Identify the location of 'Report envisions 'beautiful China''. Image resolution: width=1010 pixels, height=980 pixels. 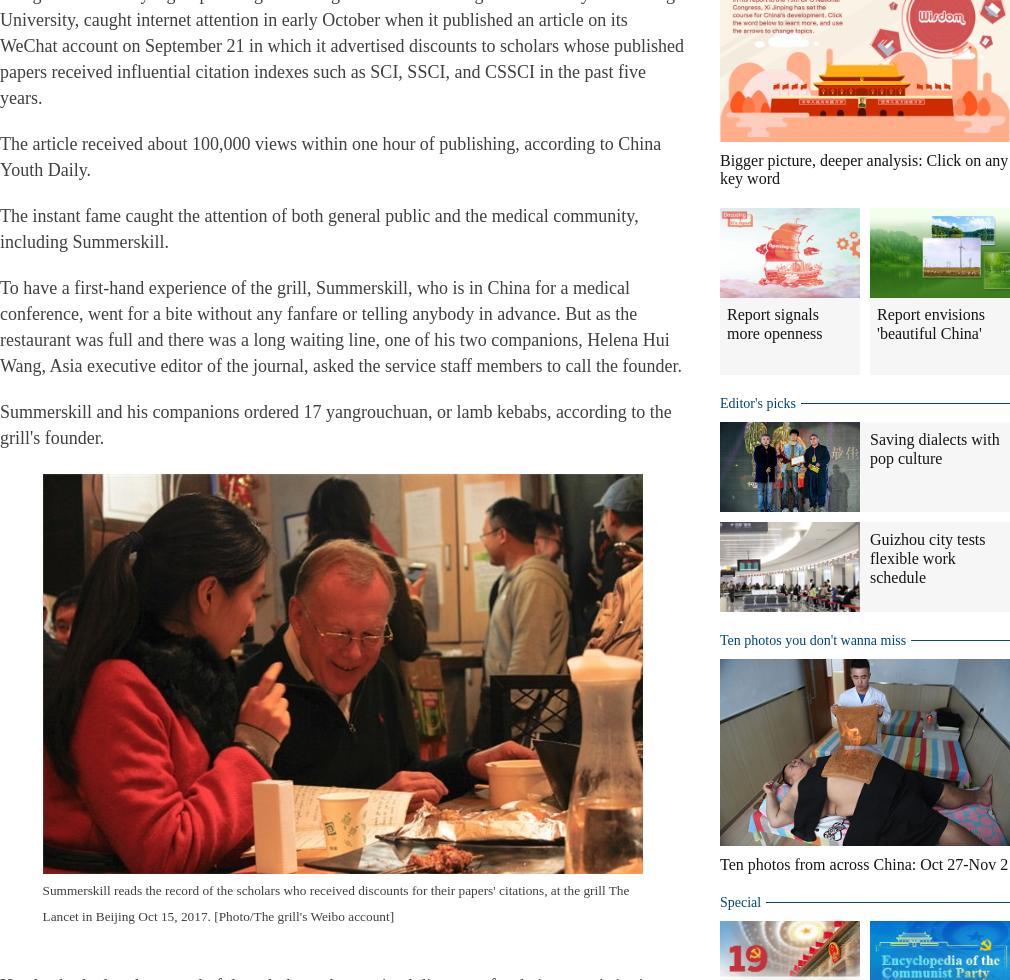
(931, 323).